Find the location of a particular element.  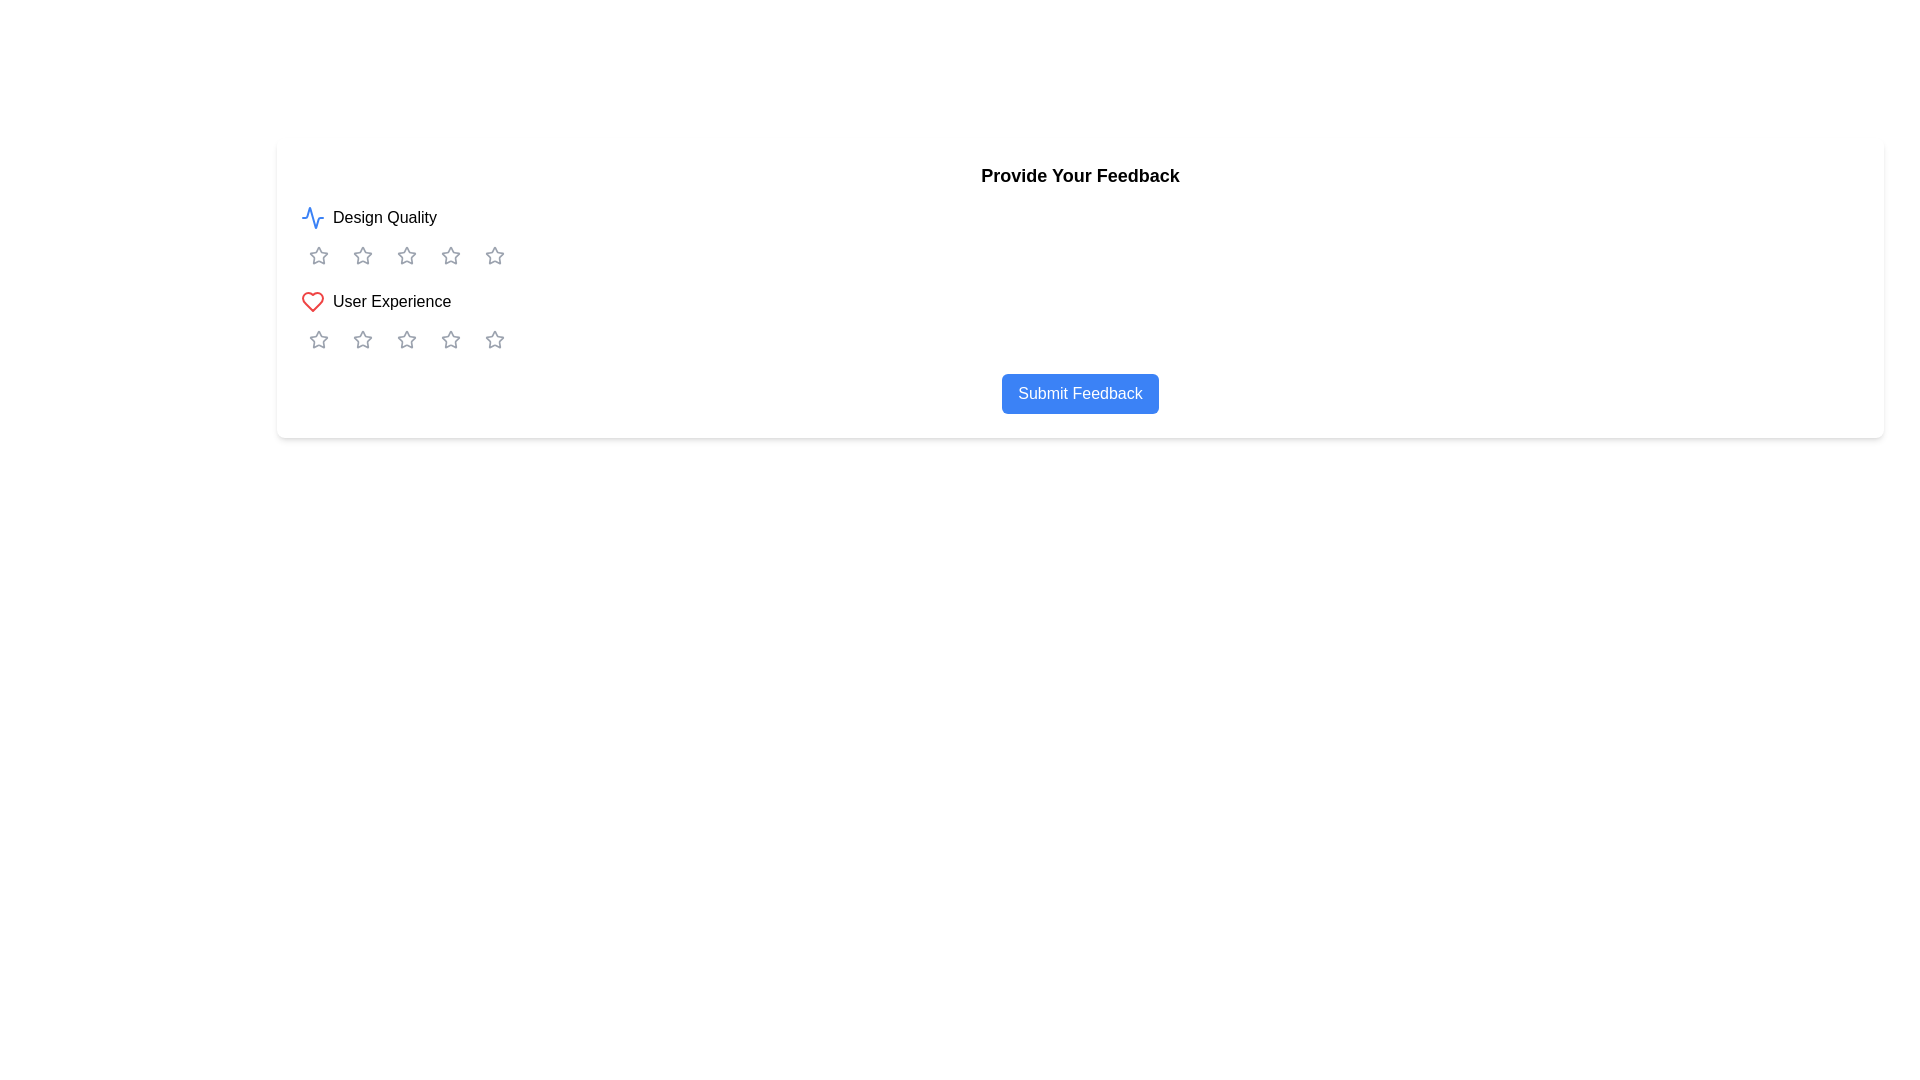

the third star-shaped icon used for rating under the 'User Experience' section by navigating with the keyboard is located at coordinates (450, 338).